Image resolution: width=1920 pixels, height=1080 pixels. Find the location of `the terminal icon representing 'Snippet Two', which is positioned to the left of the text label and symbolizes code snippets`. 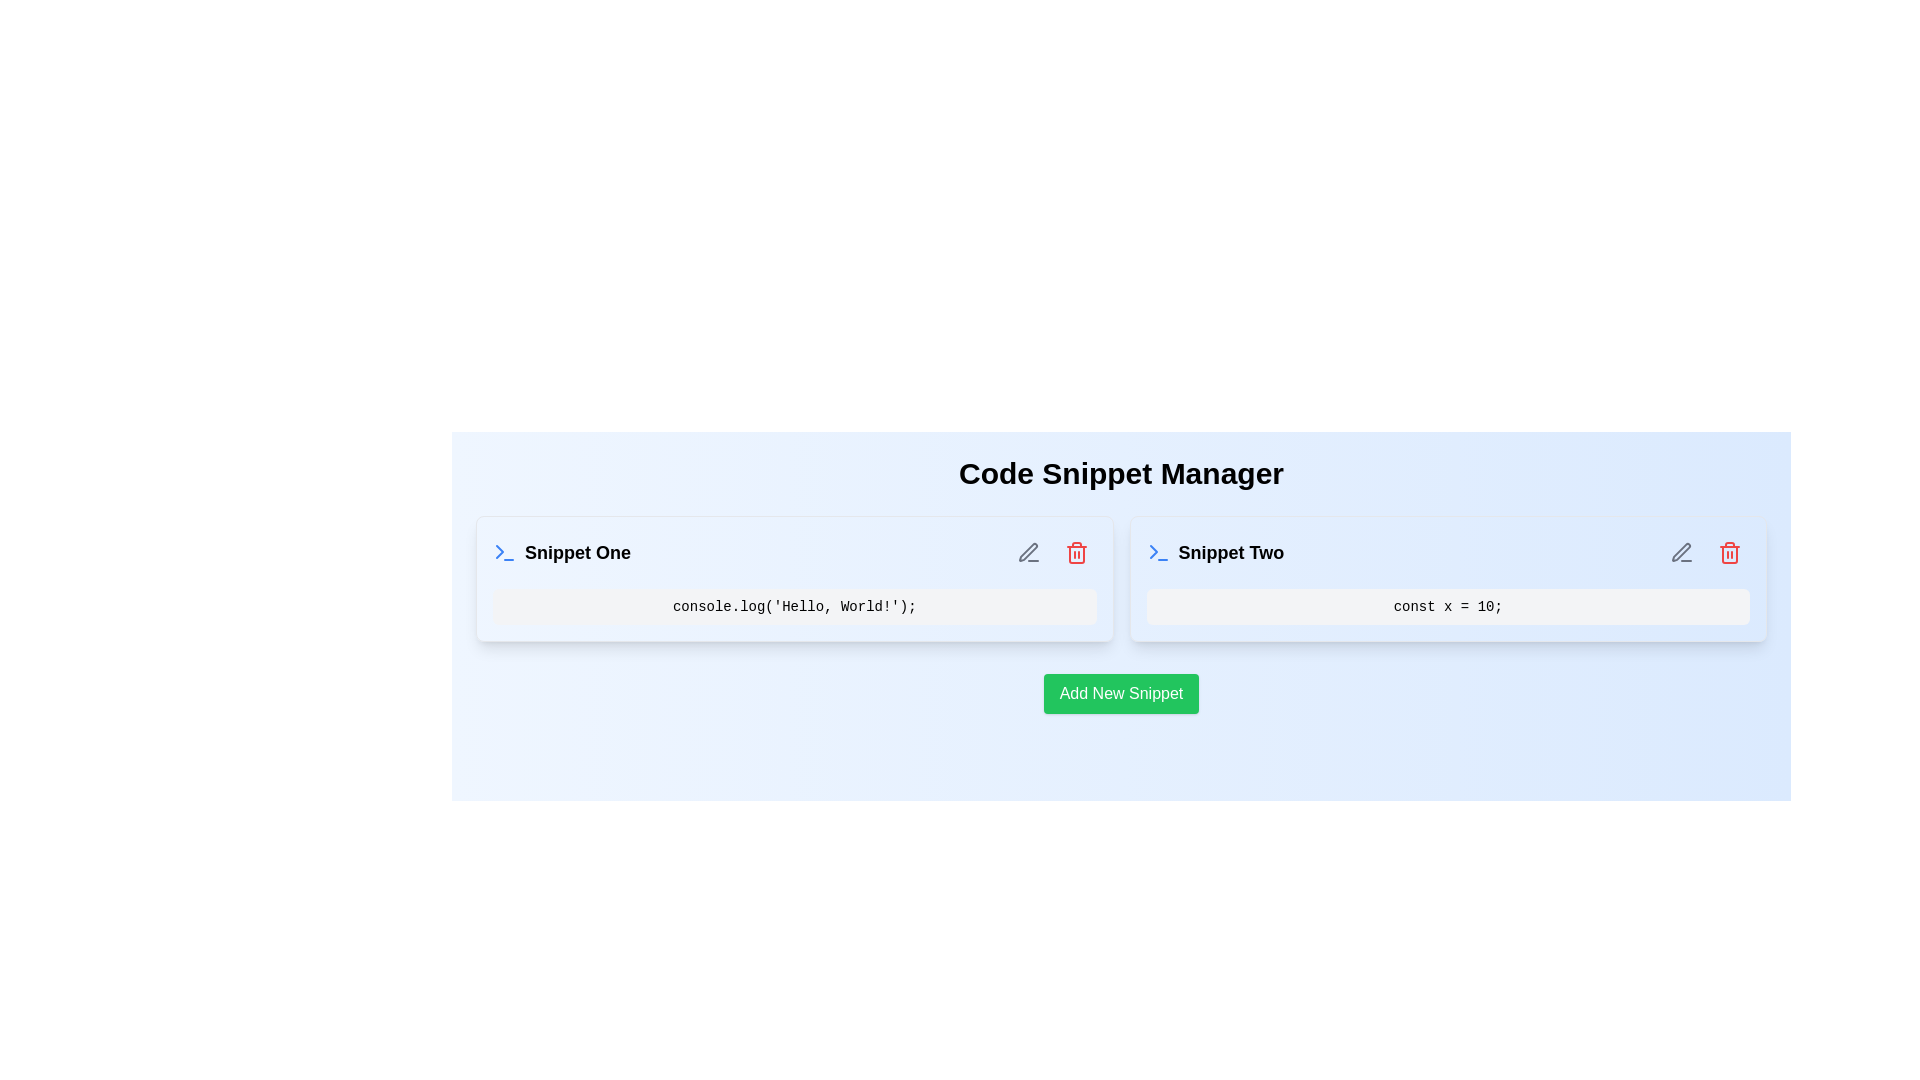

the terminal icon representing 'Snippet Two', which is positioned to the left of the text label and symbolizes code snippets is located at coordinates (1158, 552).